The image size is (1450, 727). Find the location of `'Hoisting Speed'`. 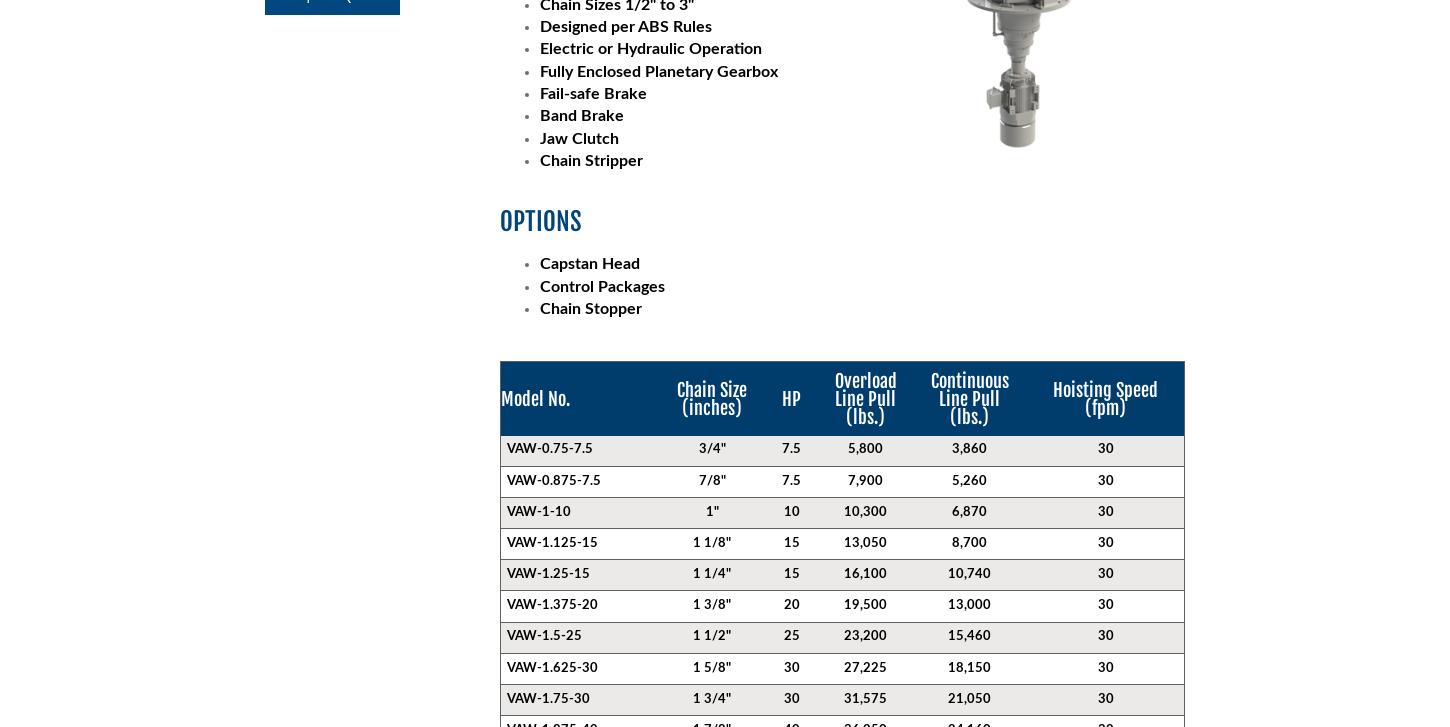

'Hoisting Speed' is located at coordinates (1052, 388).